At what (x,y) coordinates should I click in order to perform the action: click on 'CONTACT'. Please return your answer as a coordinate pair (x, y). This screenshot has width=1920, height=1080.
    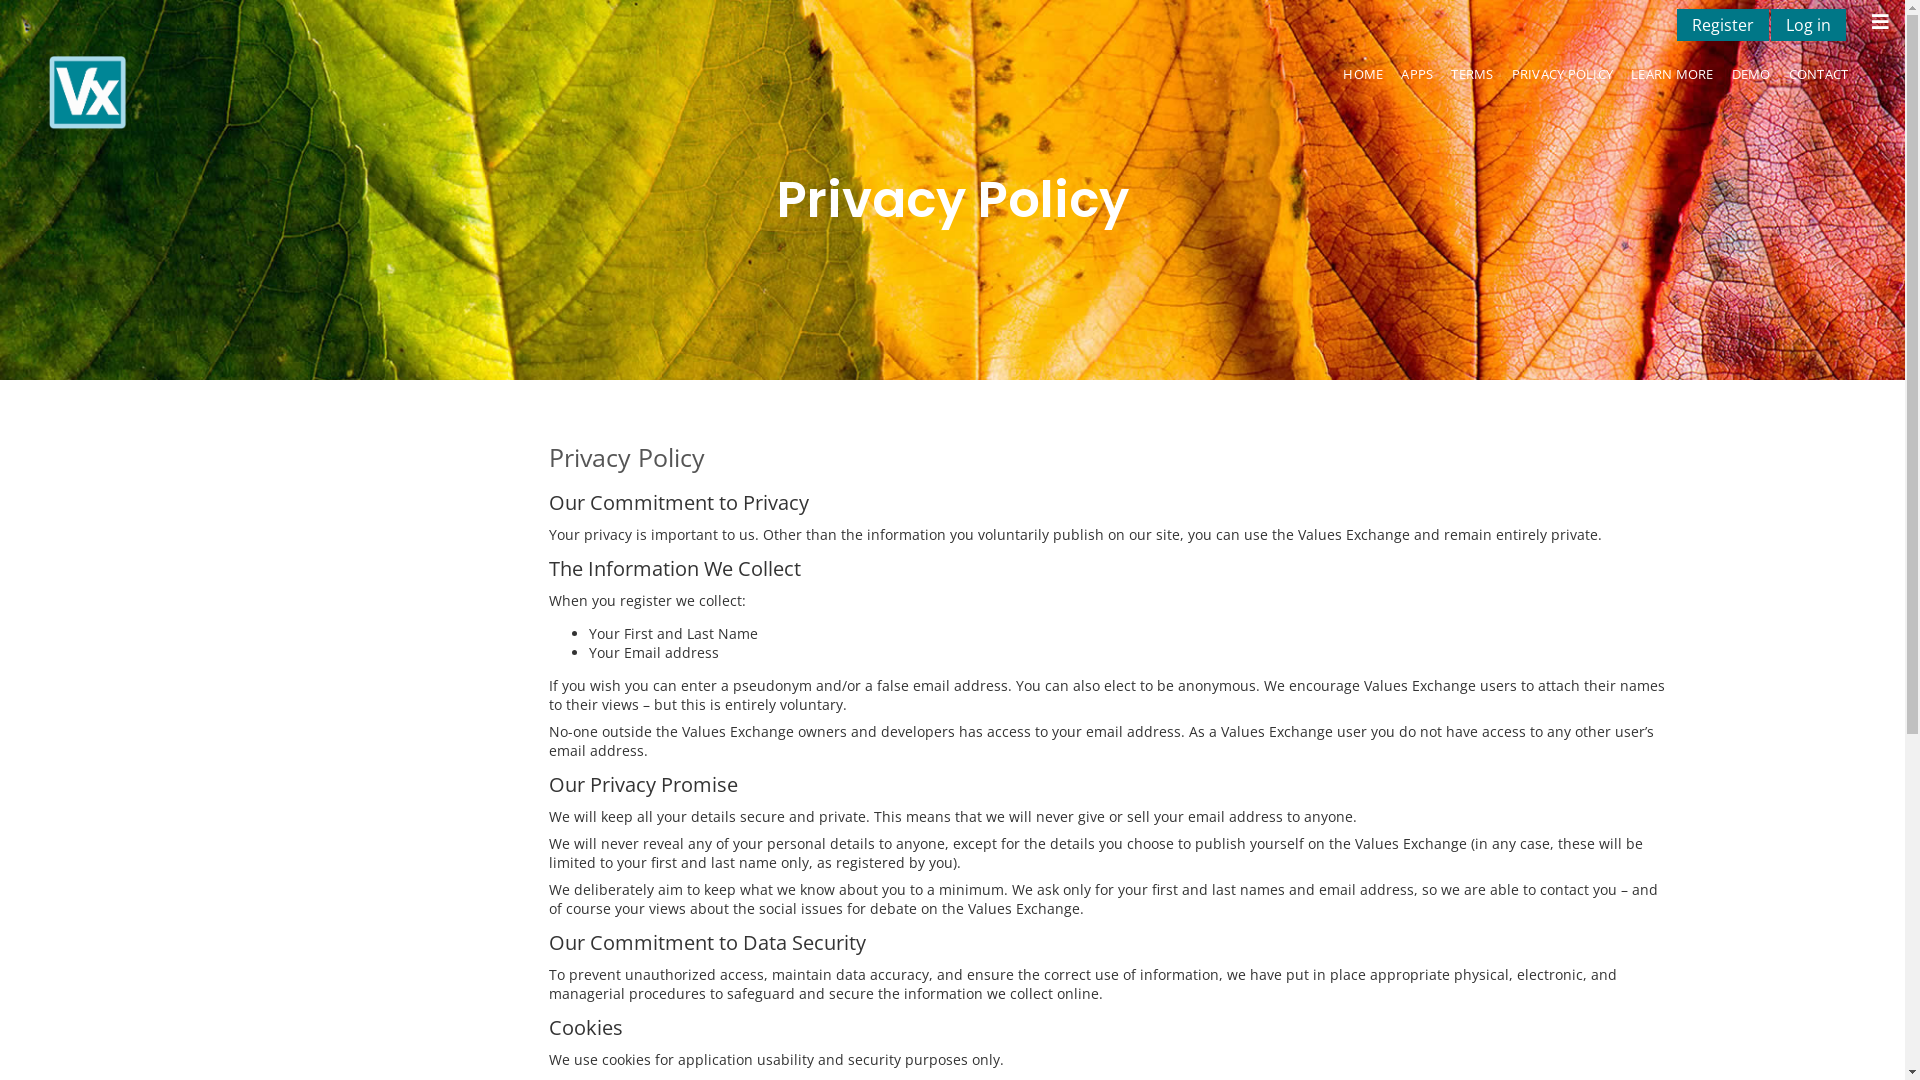
    Looking at the image, I should click on (1819, 72).